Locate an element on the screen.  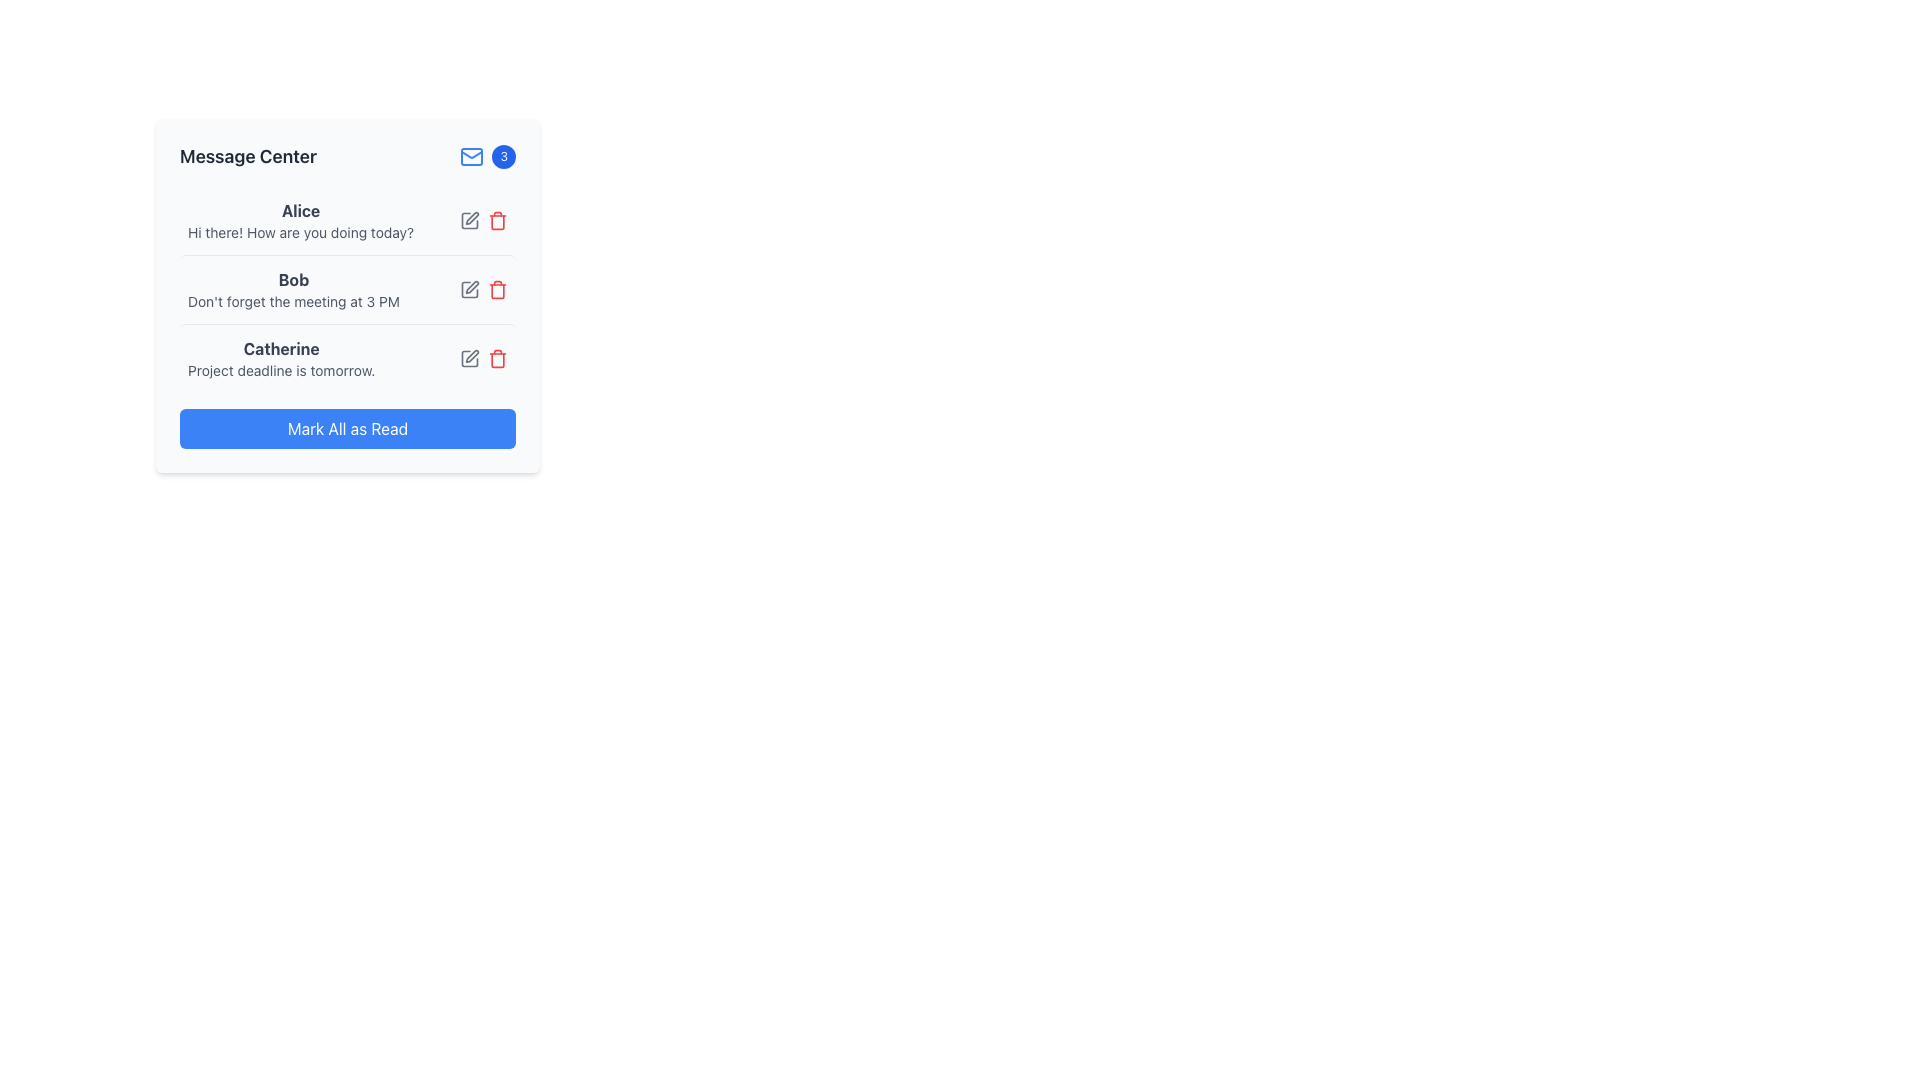
the text block containing the name 'Alice' is located at coordinates (300, 220).